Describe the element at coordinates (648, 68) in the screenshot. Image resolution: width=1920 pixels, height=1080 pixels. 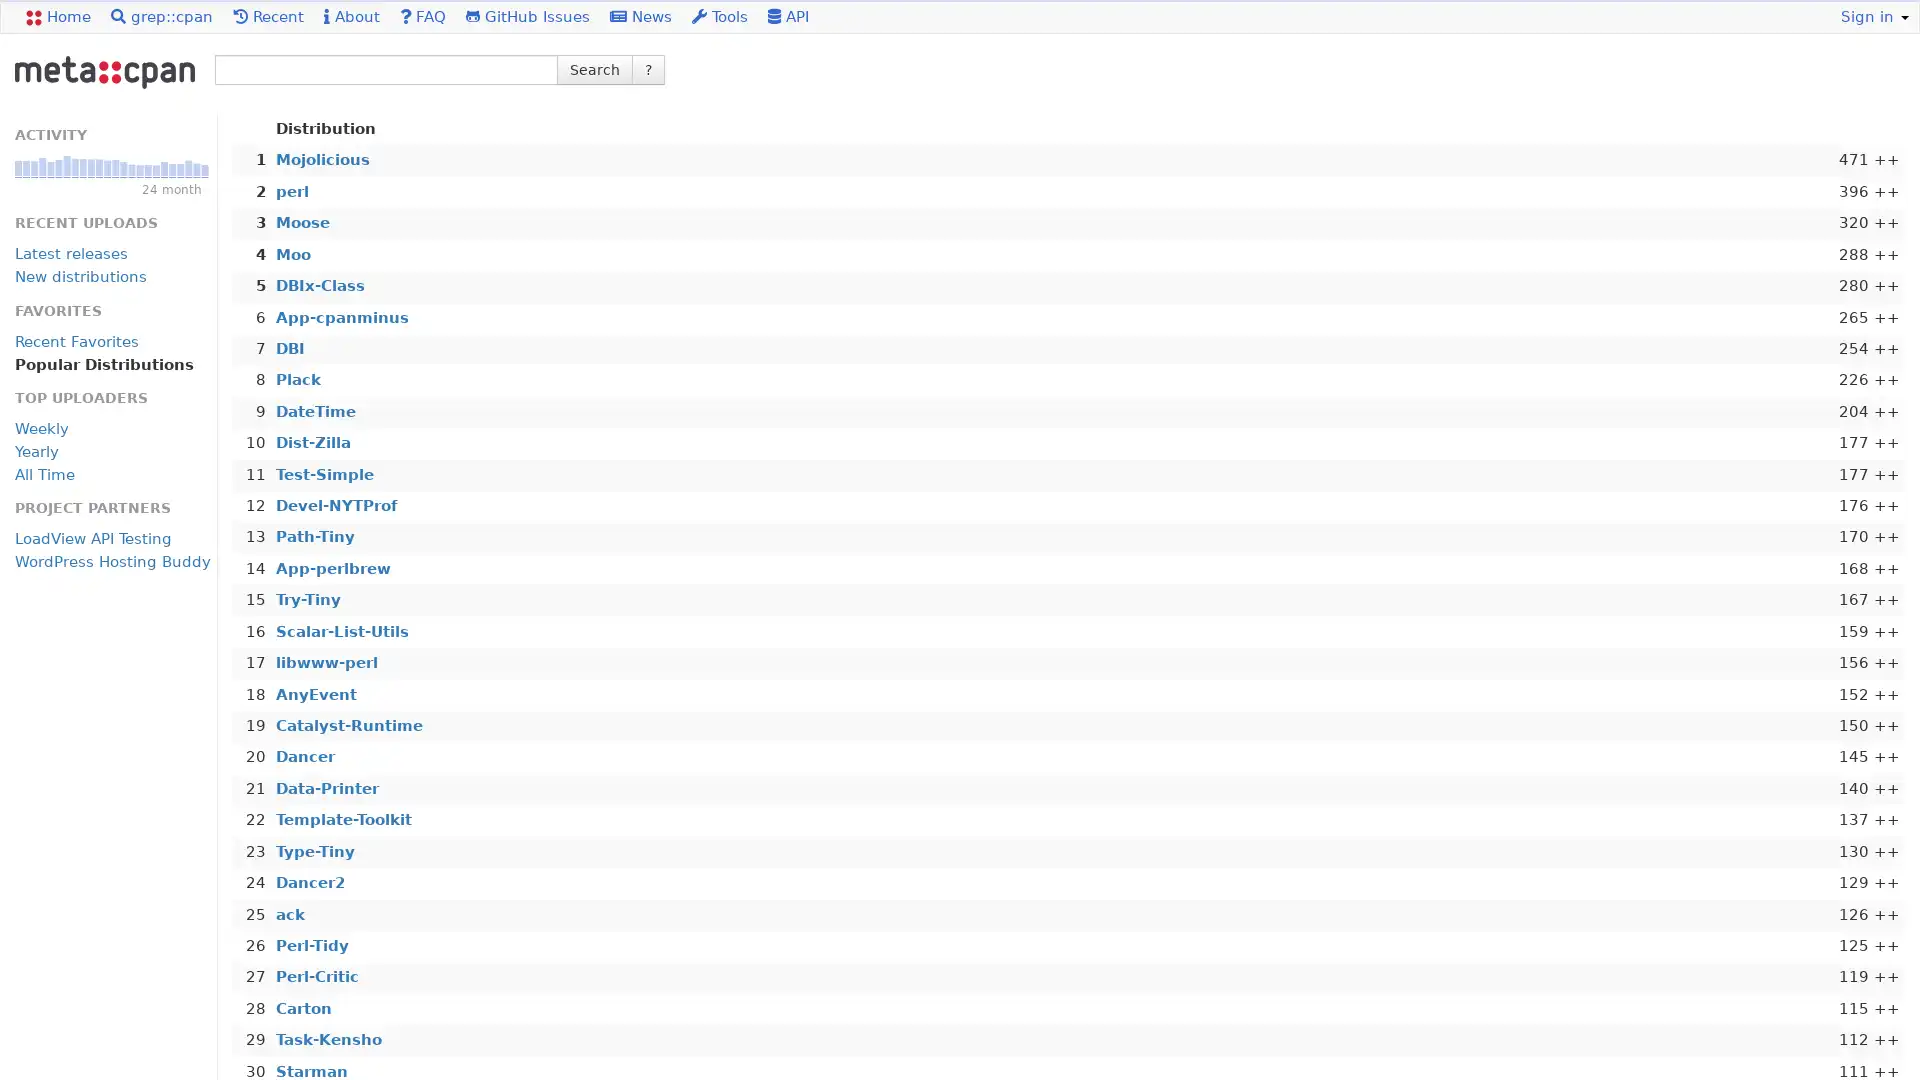
I see `?` at that location.